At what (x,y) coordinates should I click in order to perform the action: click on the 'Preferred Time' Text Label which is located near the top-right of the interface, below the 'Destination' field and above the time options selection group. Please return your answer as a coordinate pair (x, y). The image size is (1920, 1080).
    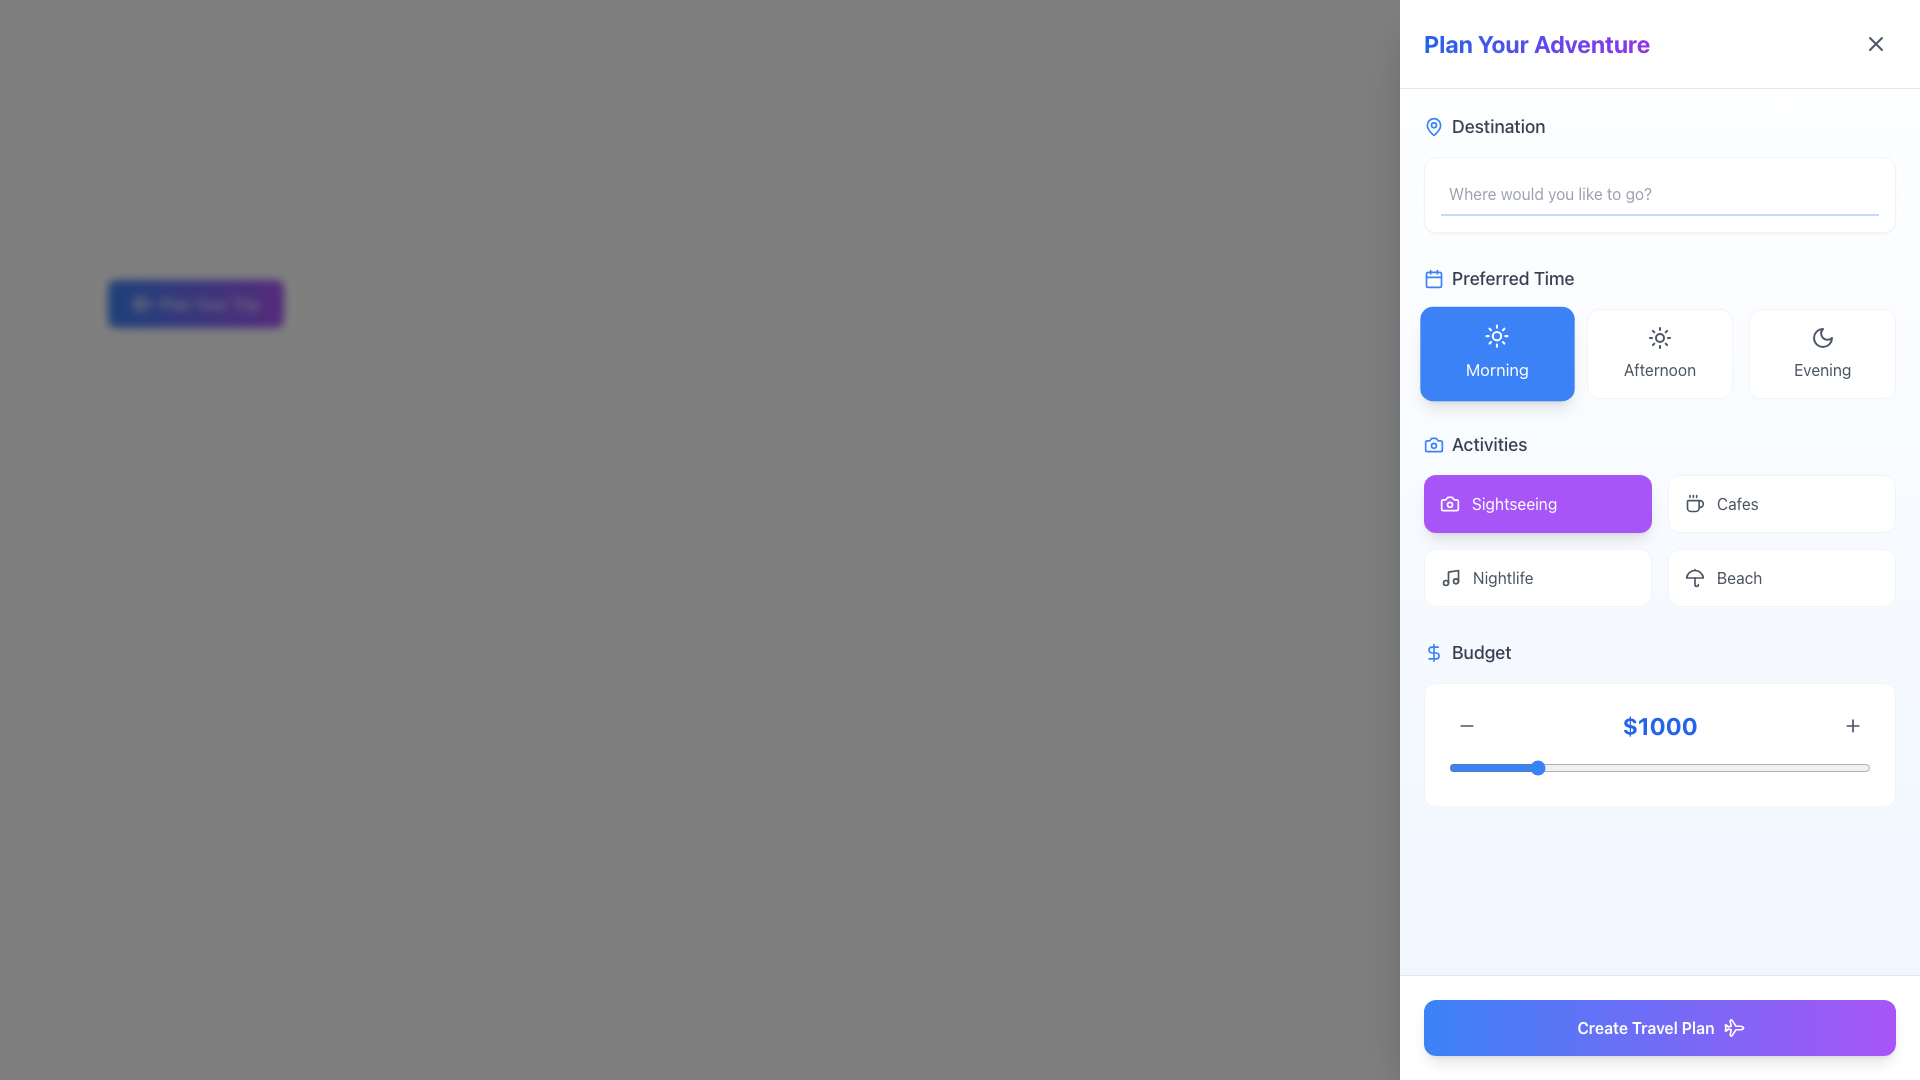
    Looking at the image, I should click on (1513, 278).